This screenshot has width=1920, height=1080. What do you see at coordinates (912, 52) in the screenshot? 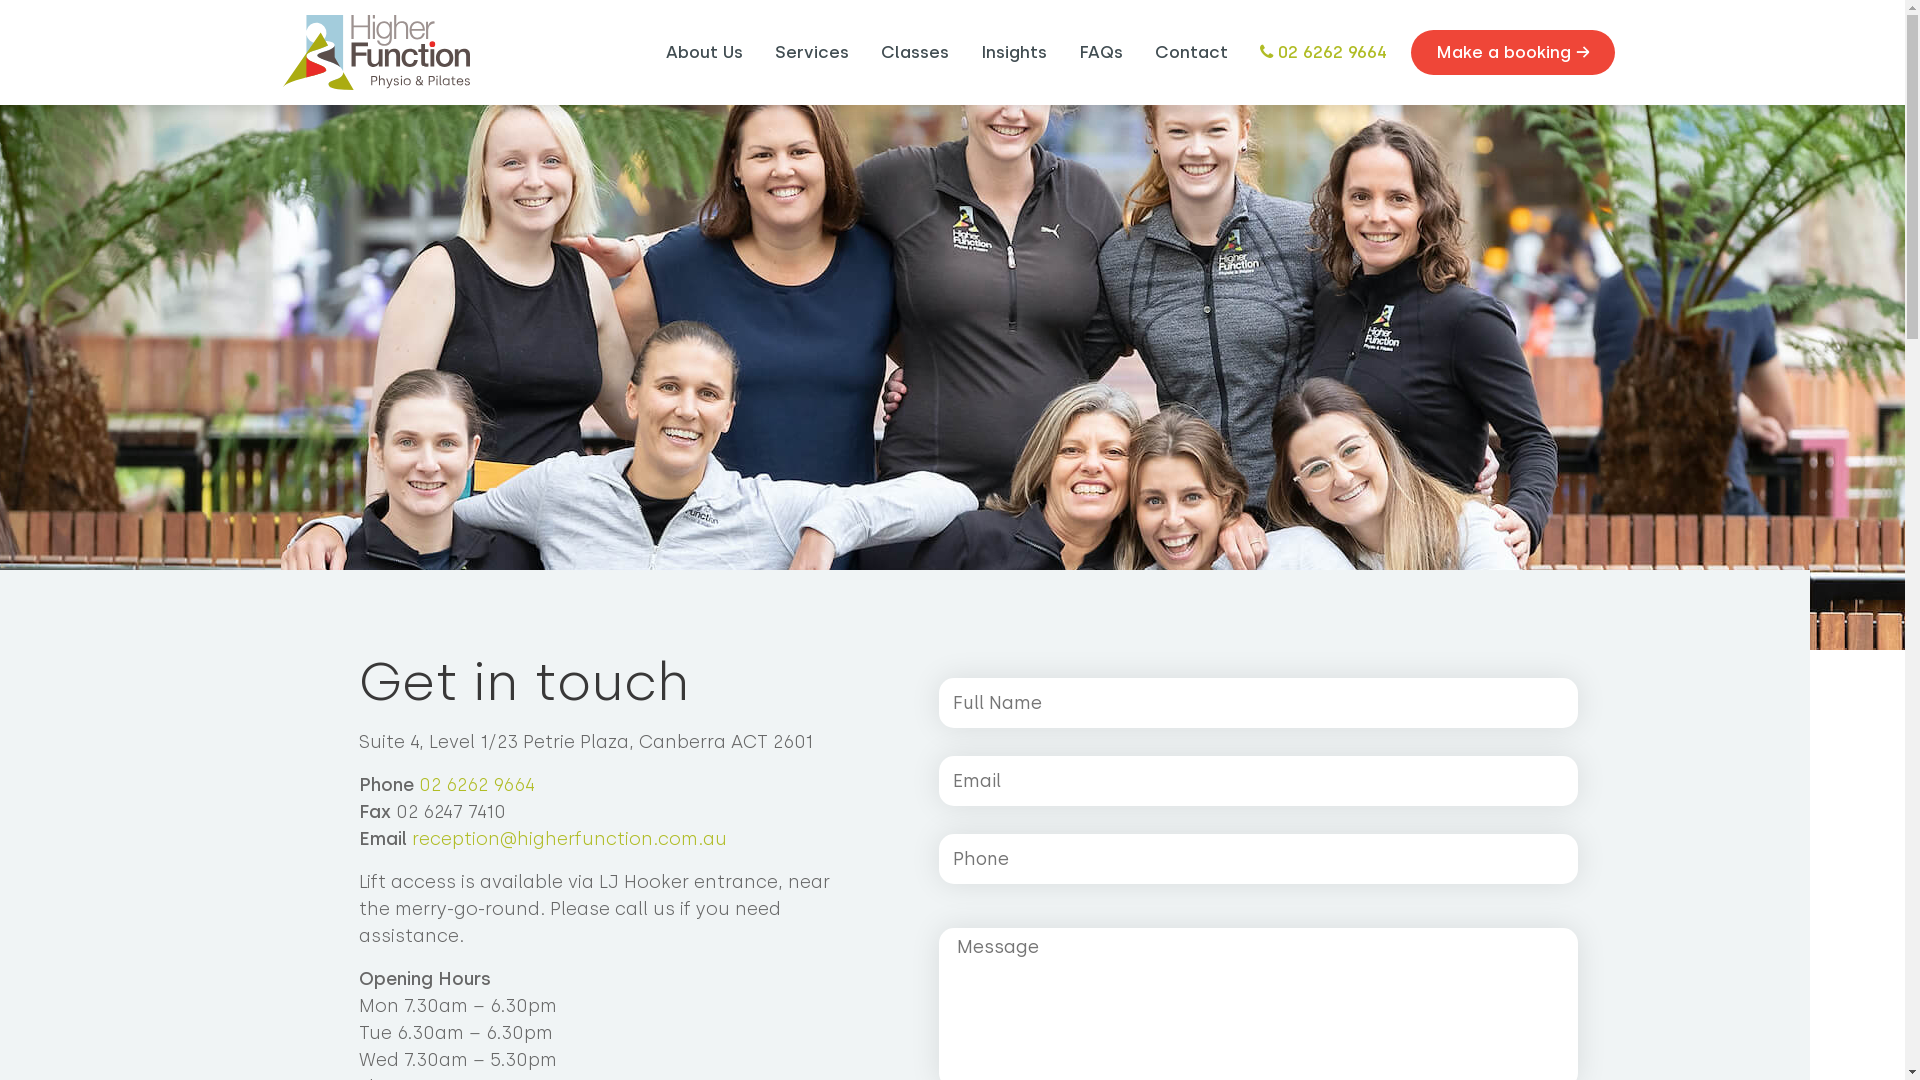
I see `'Classes'` at bounding box center [912, 52].